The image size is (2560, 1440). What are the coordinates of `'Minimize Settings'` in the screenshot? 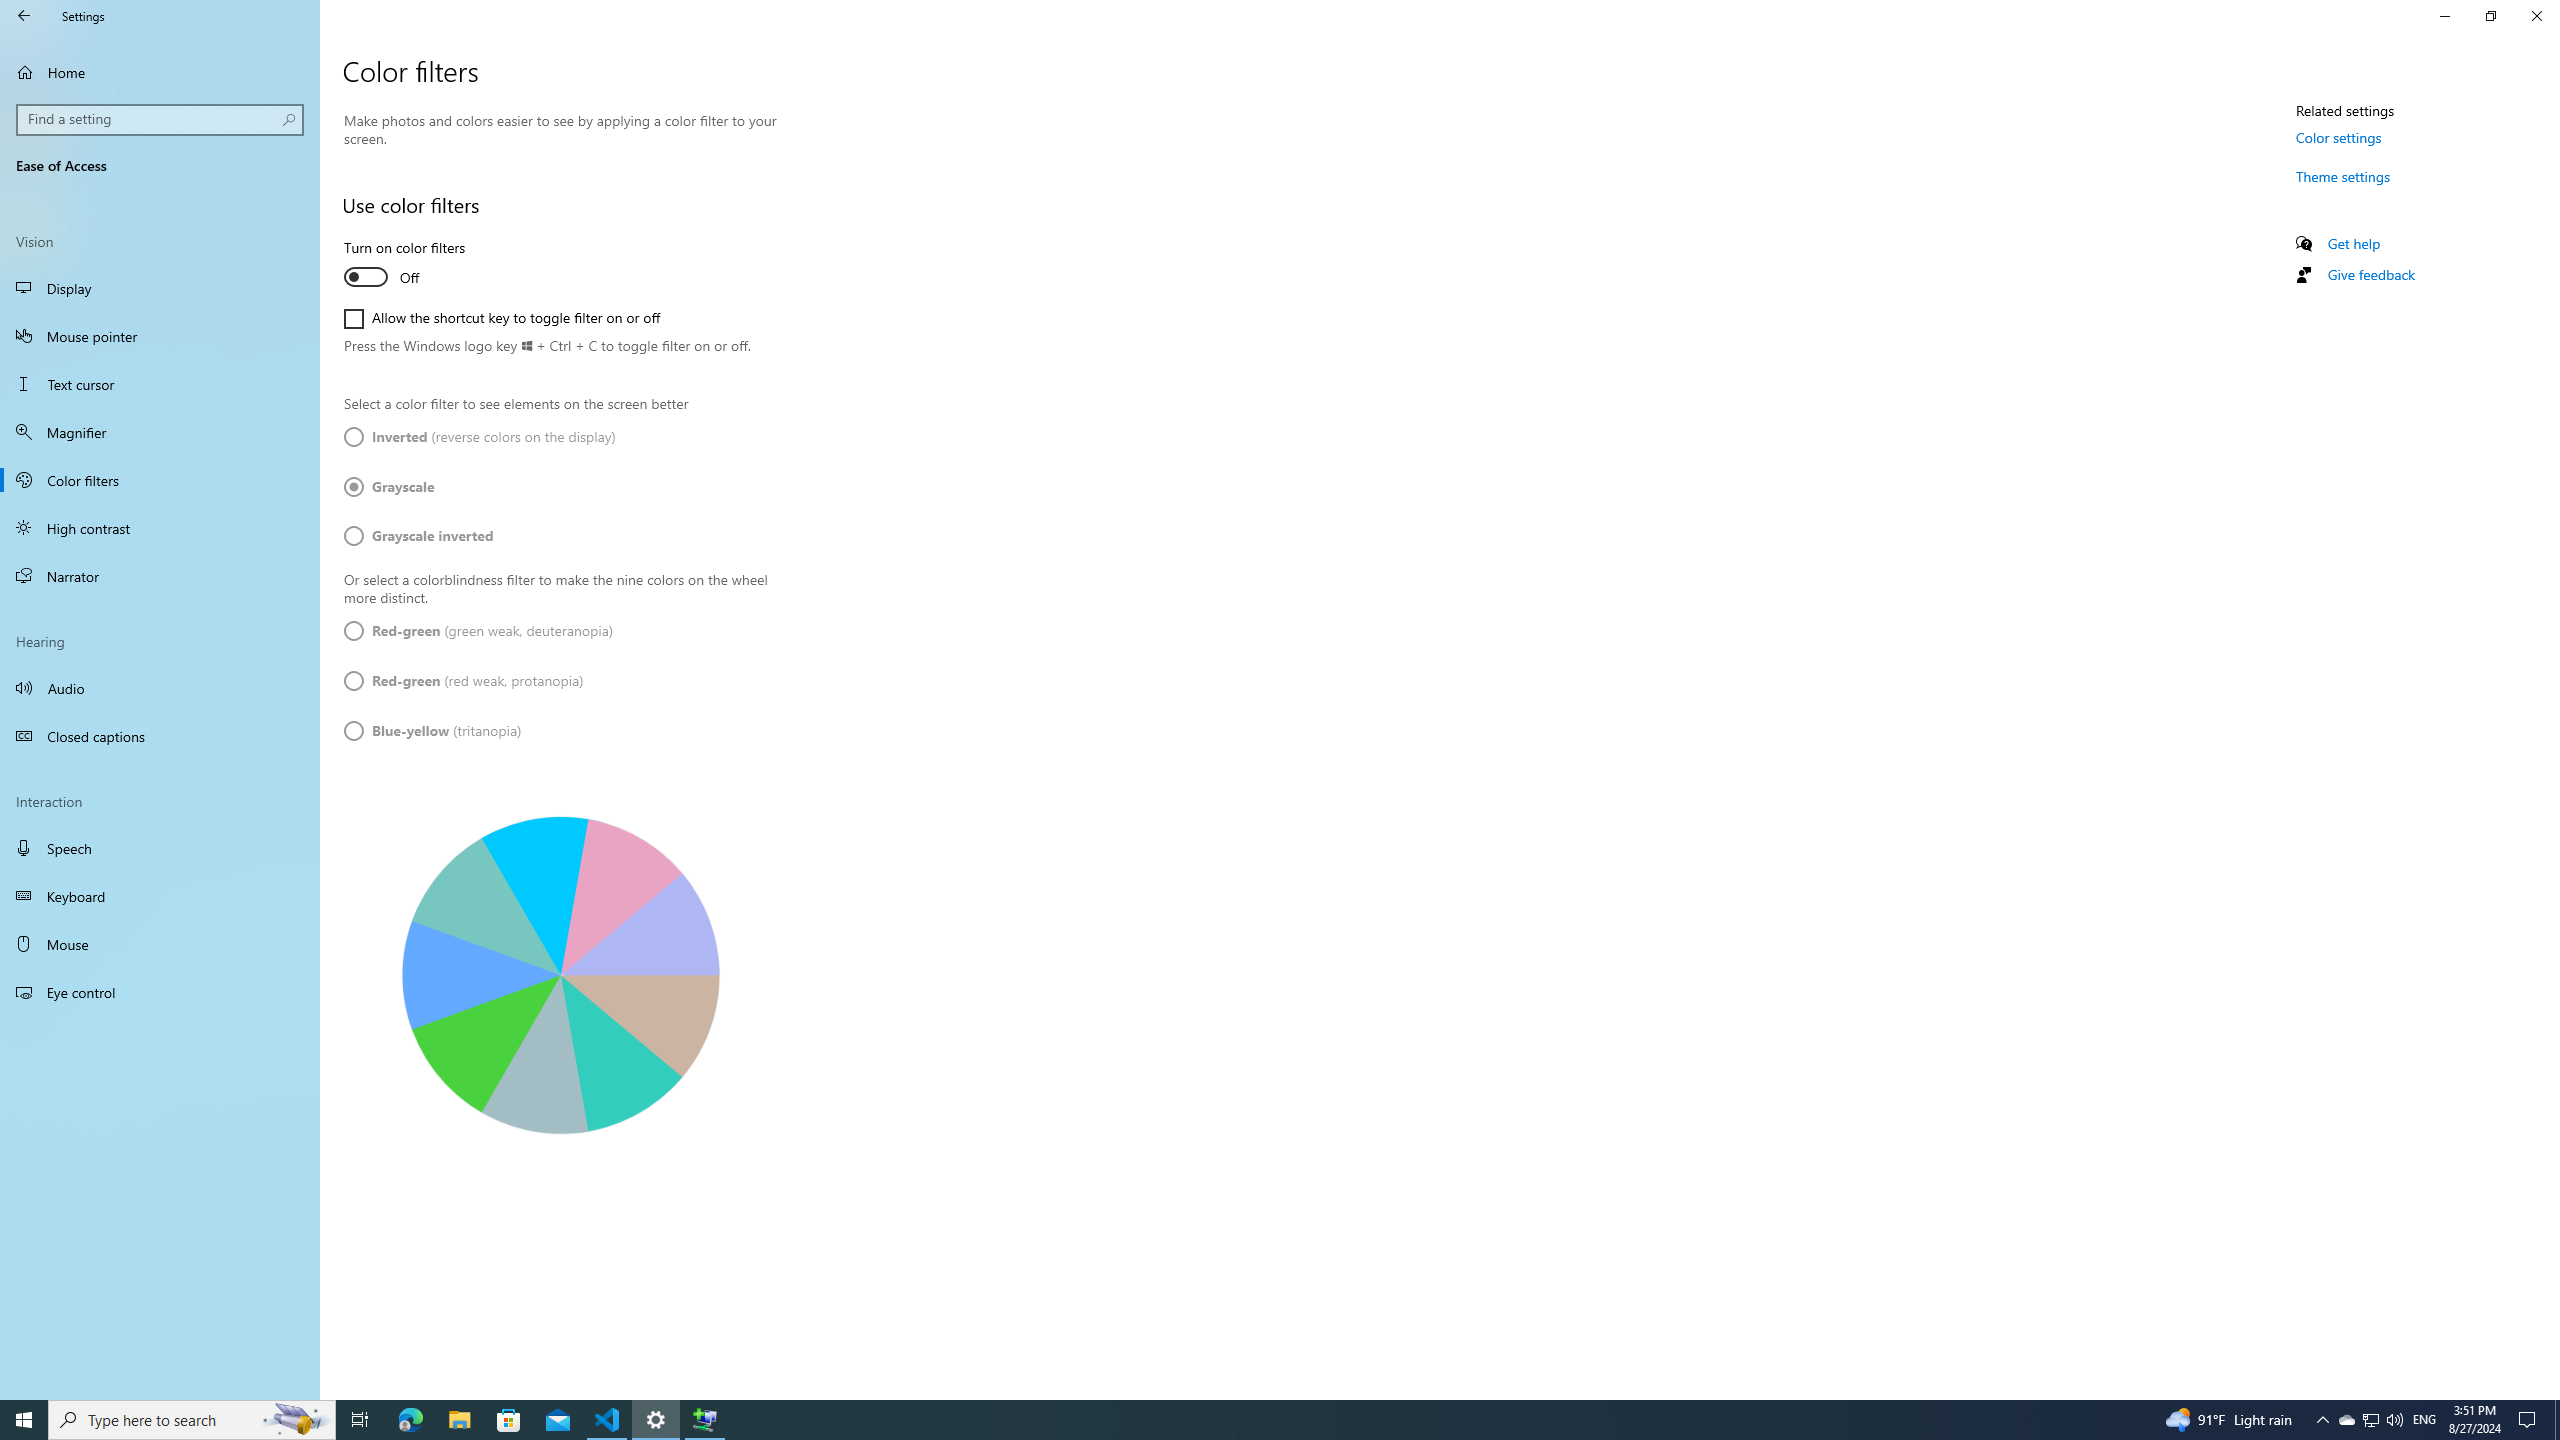 It's located at (2443, 15).